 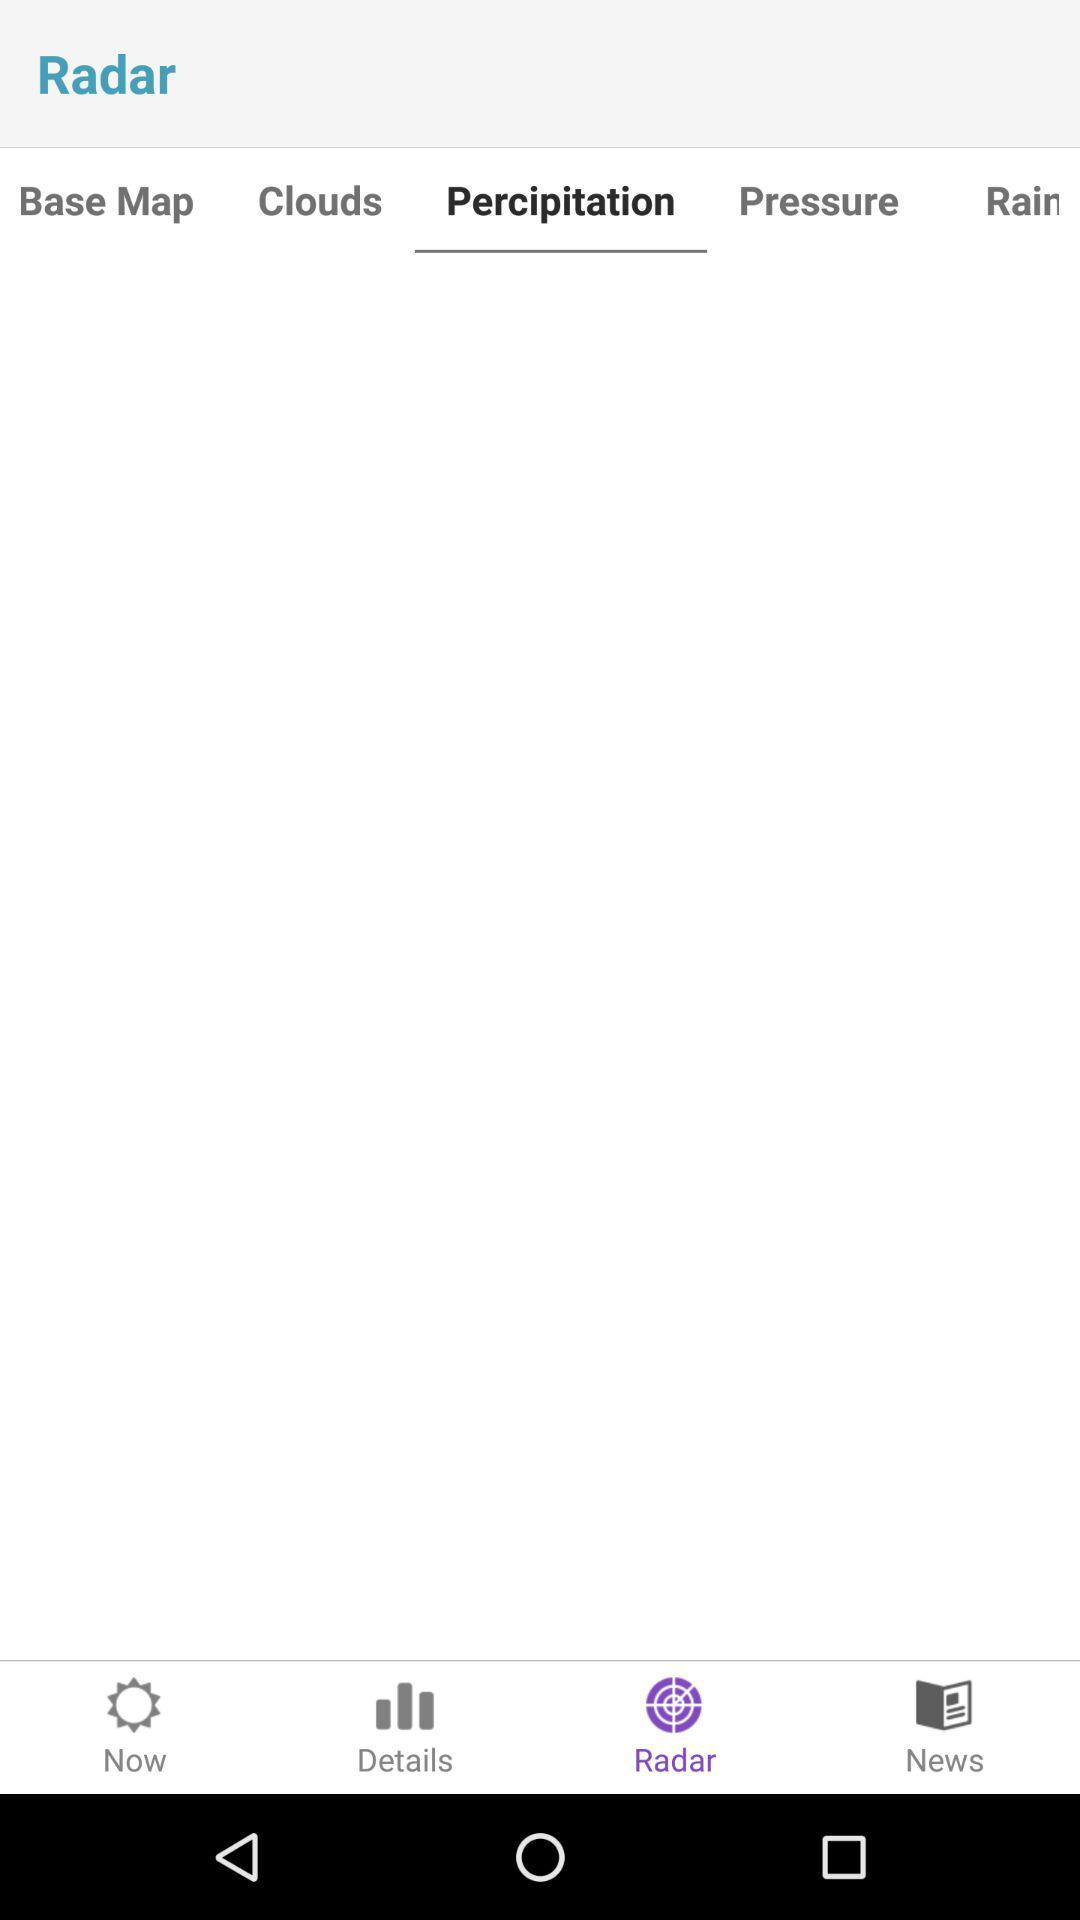 I want to click on icon to the right of radar, so click(x=945, y=1726).